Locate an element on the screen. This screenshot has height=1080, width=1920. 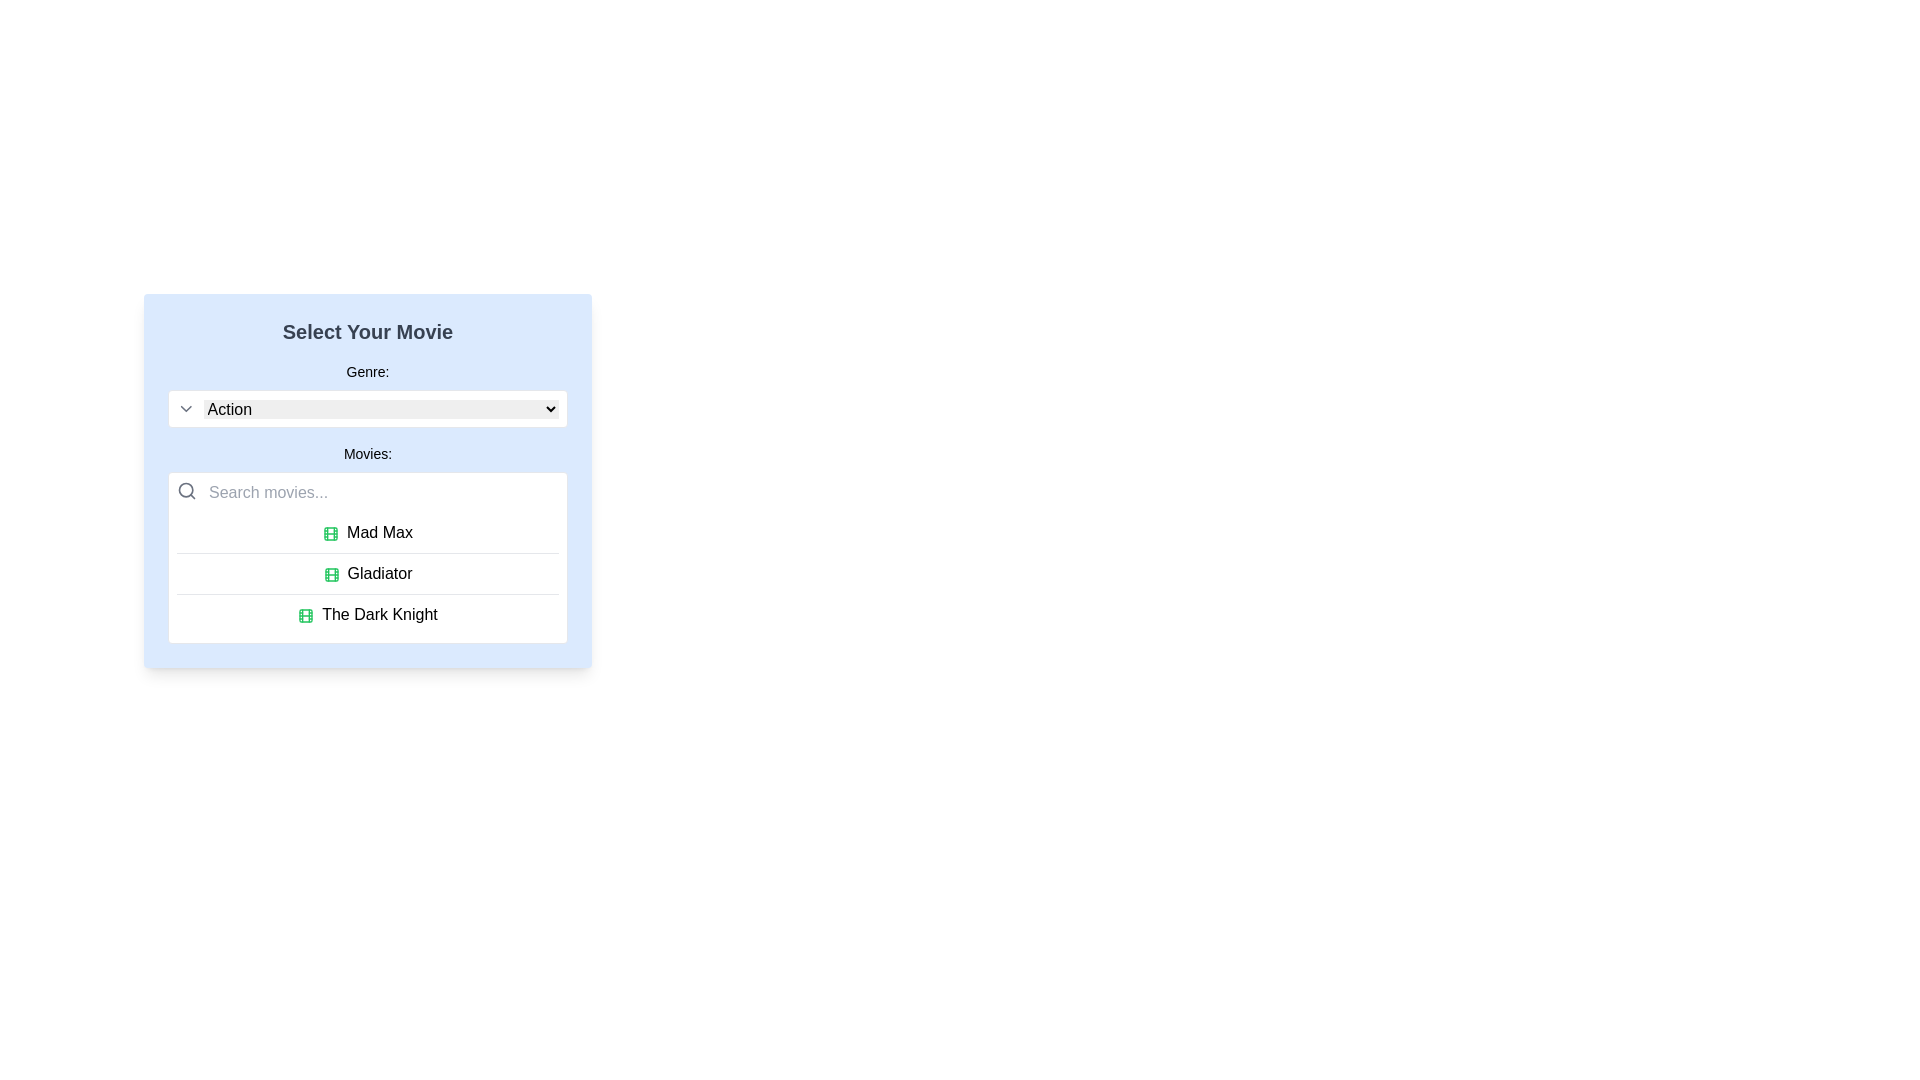
the label indicating the section for movies, which is positioned directly below the genre dropdown and above the search field is located at coordinates (368, 454).